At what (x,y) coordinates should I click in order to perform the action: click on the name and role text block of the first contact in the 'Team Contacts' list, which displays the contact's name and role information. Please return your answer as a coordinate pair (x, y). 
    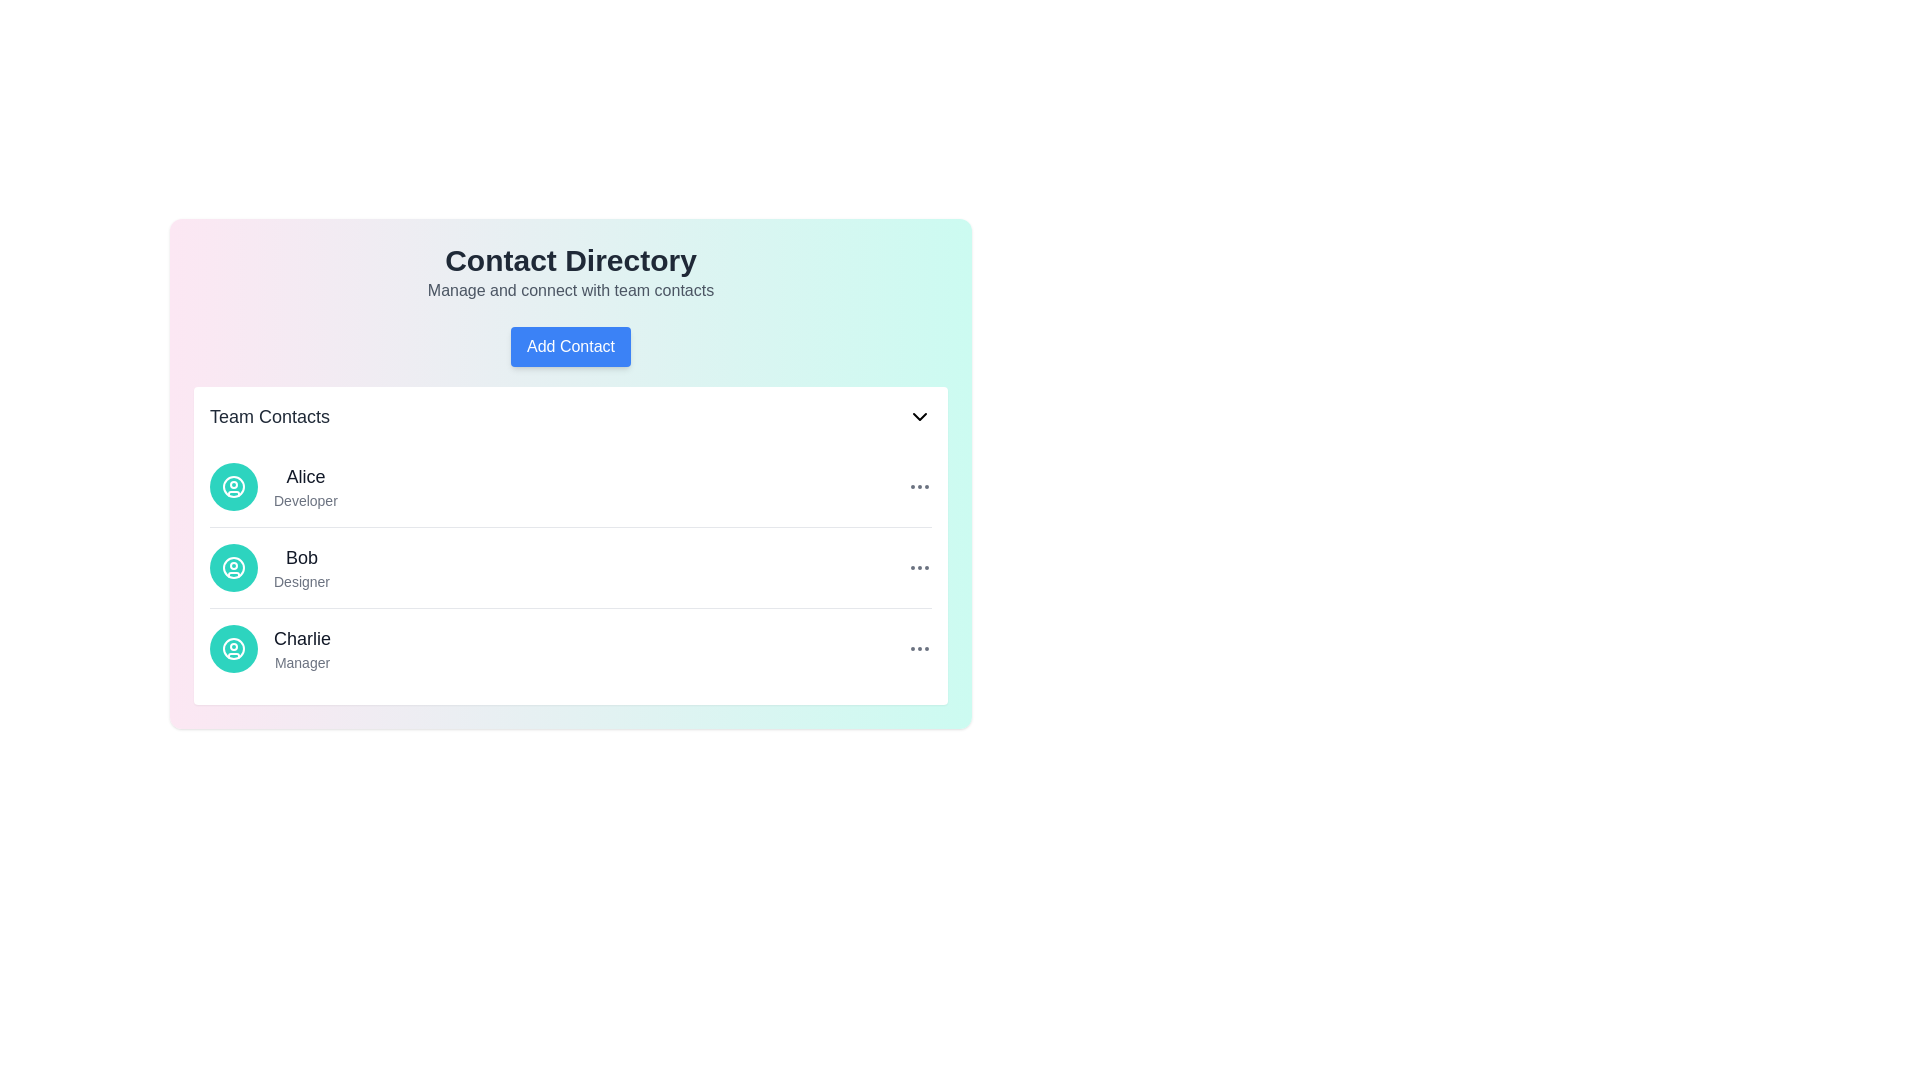
    Looking at the image, I should click on (304, 486).